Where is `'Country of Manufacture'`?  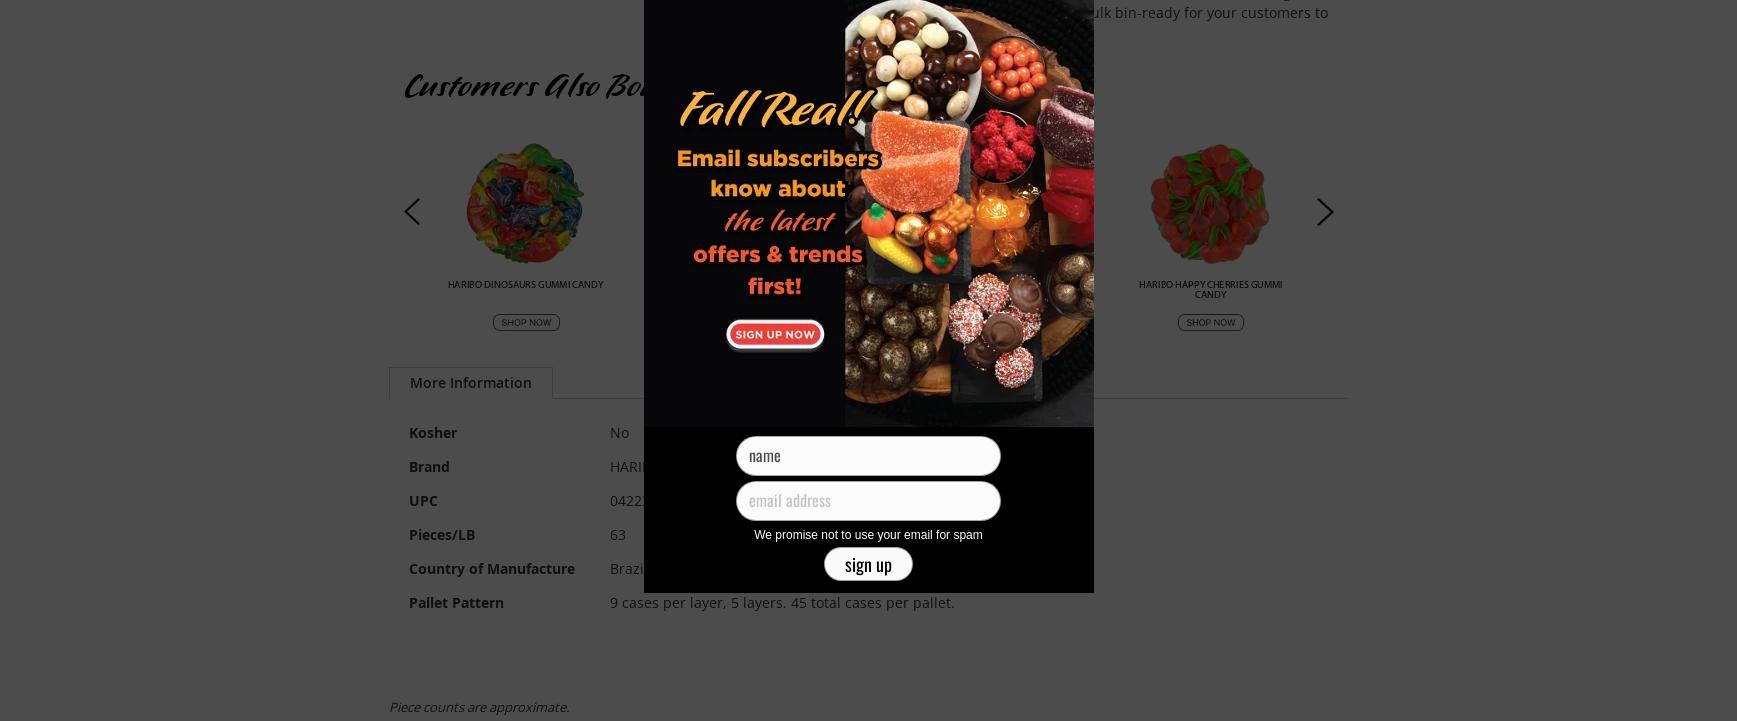 'Country of Manufacture' is located at coordinates (490, 567).